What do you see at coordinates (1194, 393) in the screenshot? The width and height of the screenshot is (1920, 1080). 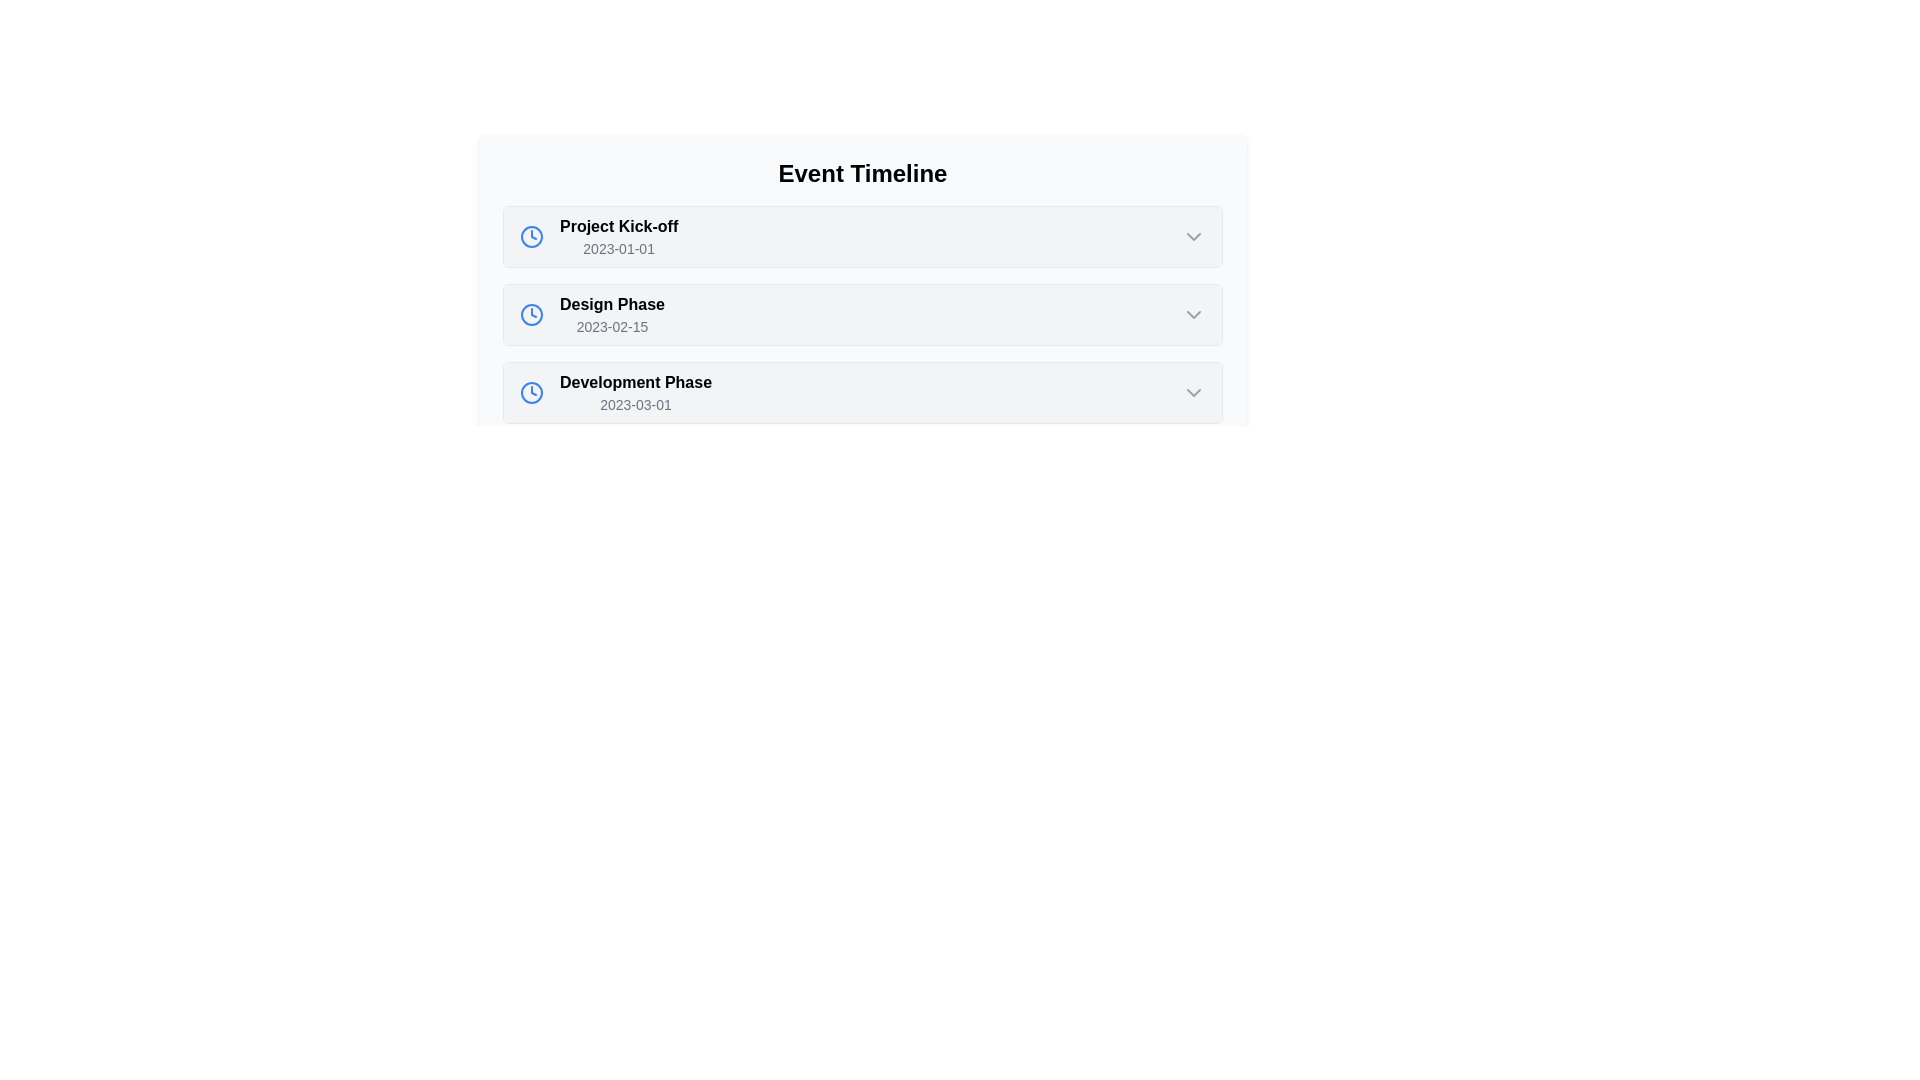 I see `the chevron icon on the far right side of the 'Development Phase' row` at bounding box center [1194, 393].